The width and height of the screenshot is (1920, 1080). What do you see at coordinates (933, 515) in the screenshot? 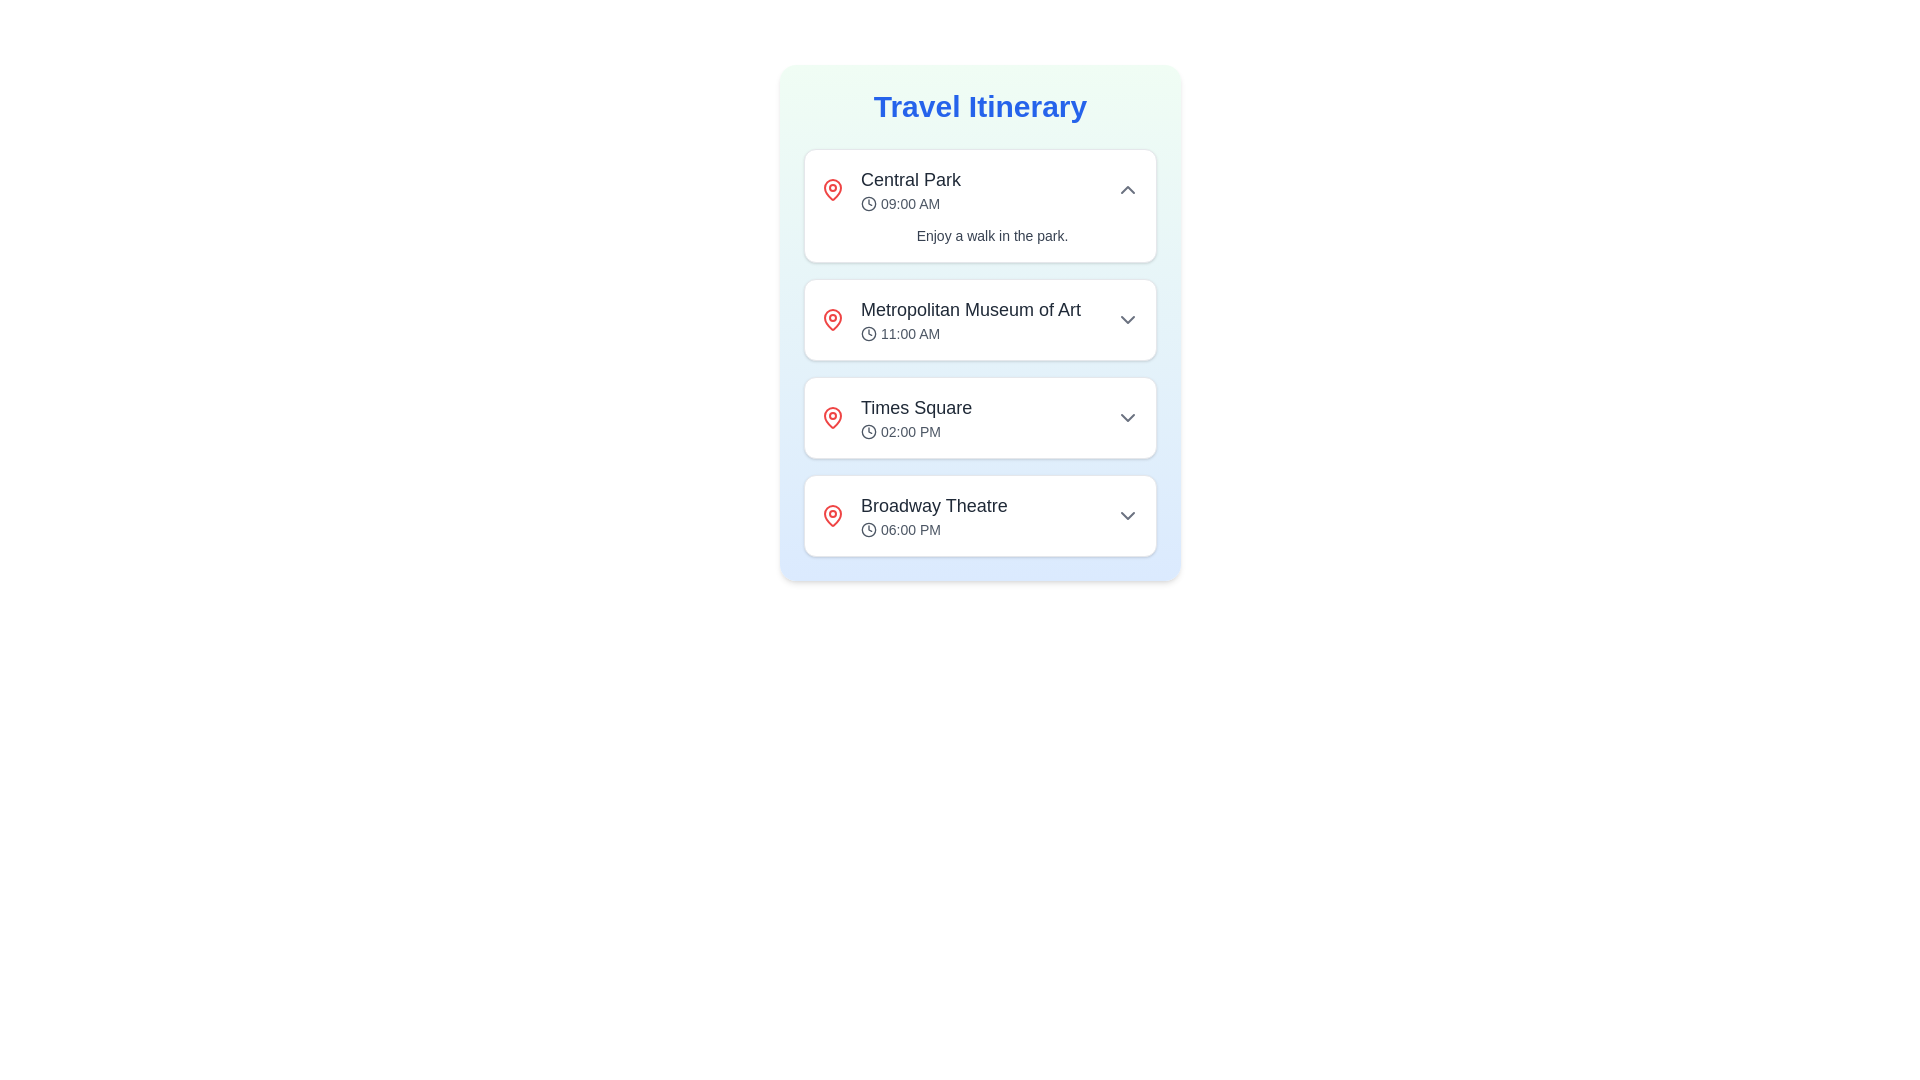
I see `the text block displaying information about the 'Broadway Theatre' event, which is the fourth list item in the 'Travel Itinerary' panel` at bounding box center [933, 515].